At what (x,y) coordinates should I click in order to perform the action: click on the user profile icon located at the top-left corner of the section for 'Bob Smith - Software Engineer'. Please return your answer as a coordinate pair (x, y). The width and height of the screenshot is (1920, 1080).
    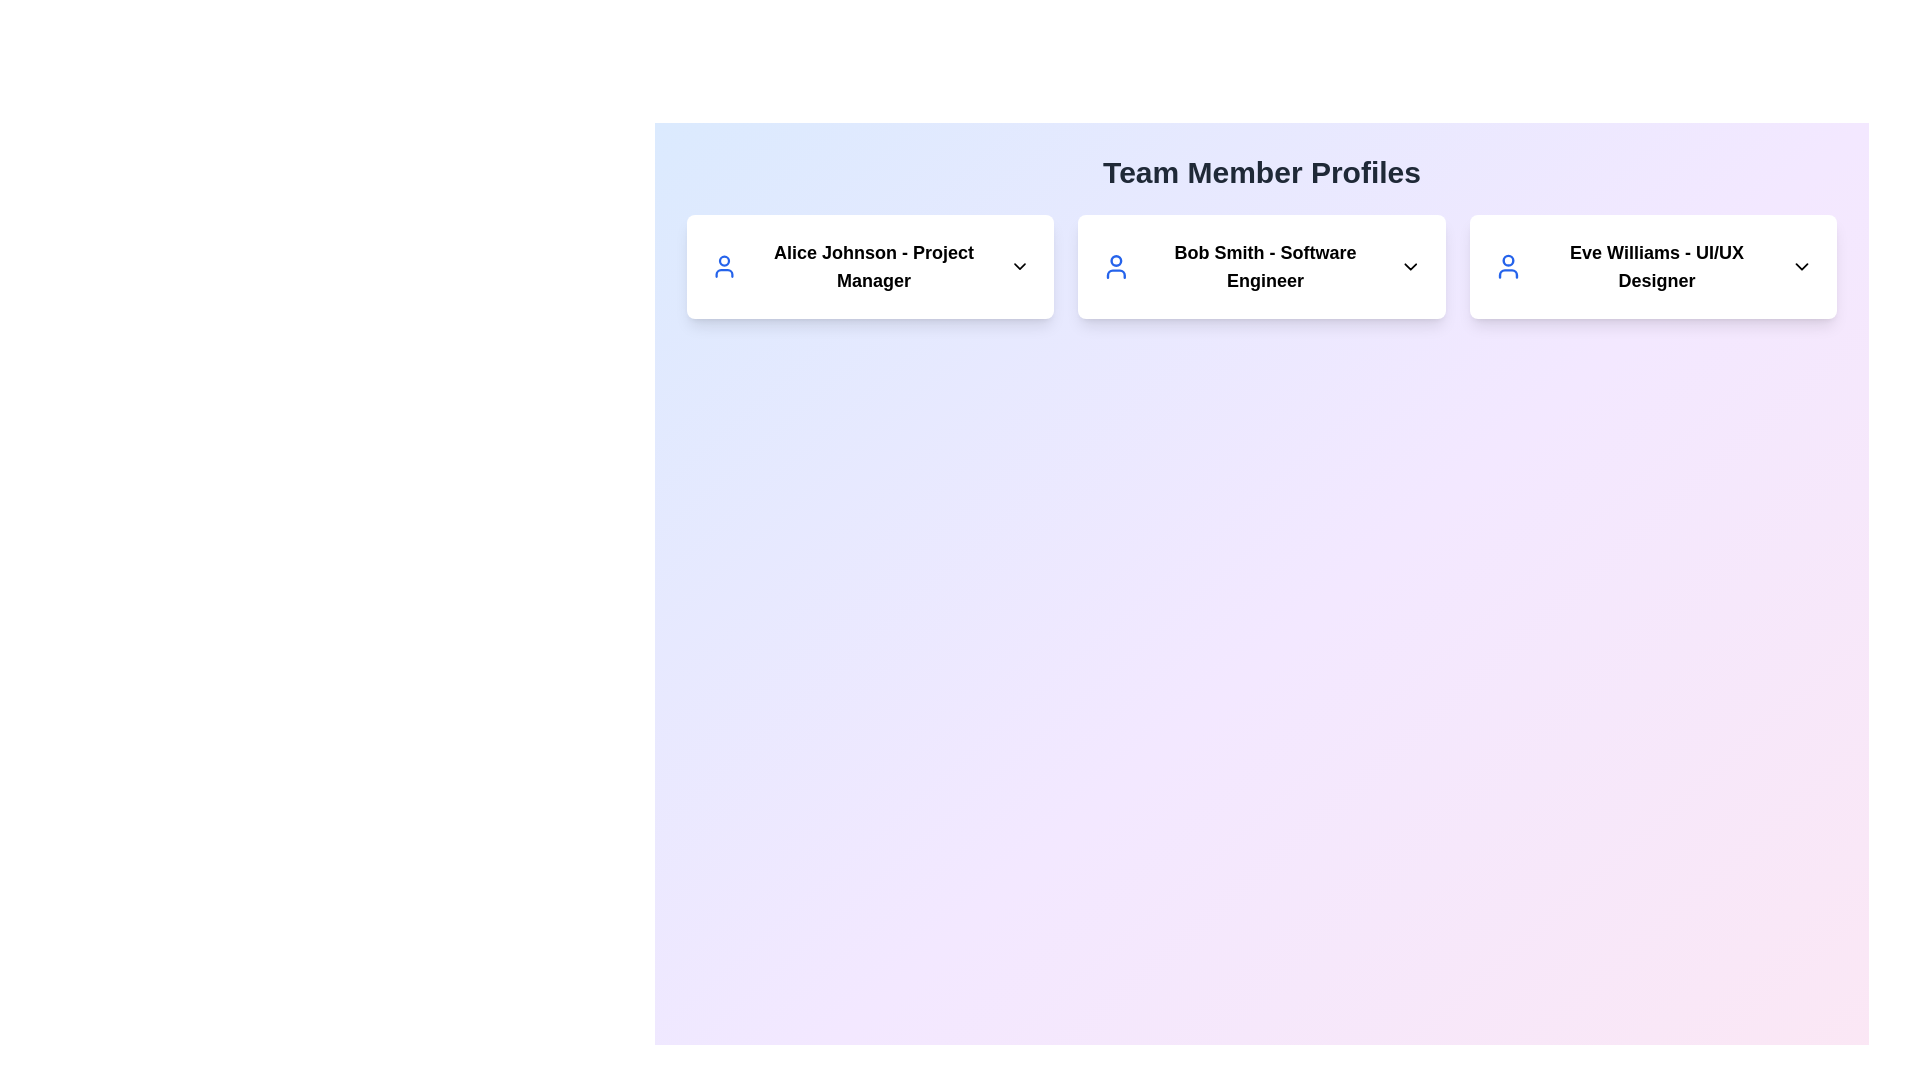
    Looking at the image, I should click on (1115, 265).